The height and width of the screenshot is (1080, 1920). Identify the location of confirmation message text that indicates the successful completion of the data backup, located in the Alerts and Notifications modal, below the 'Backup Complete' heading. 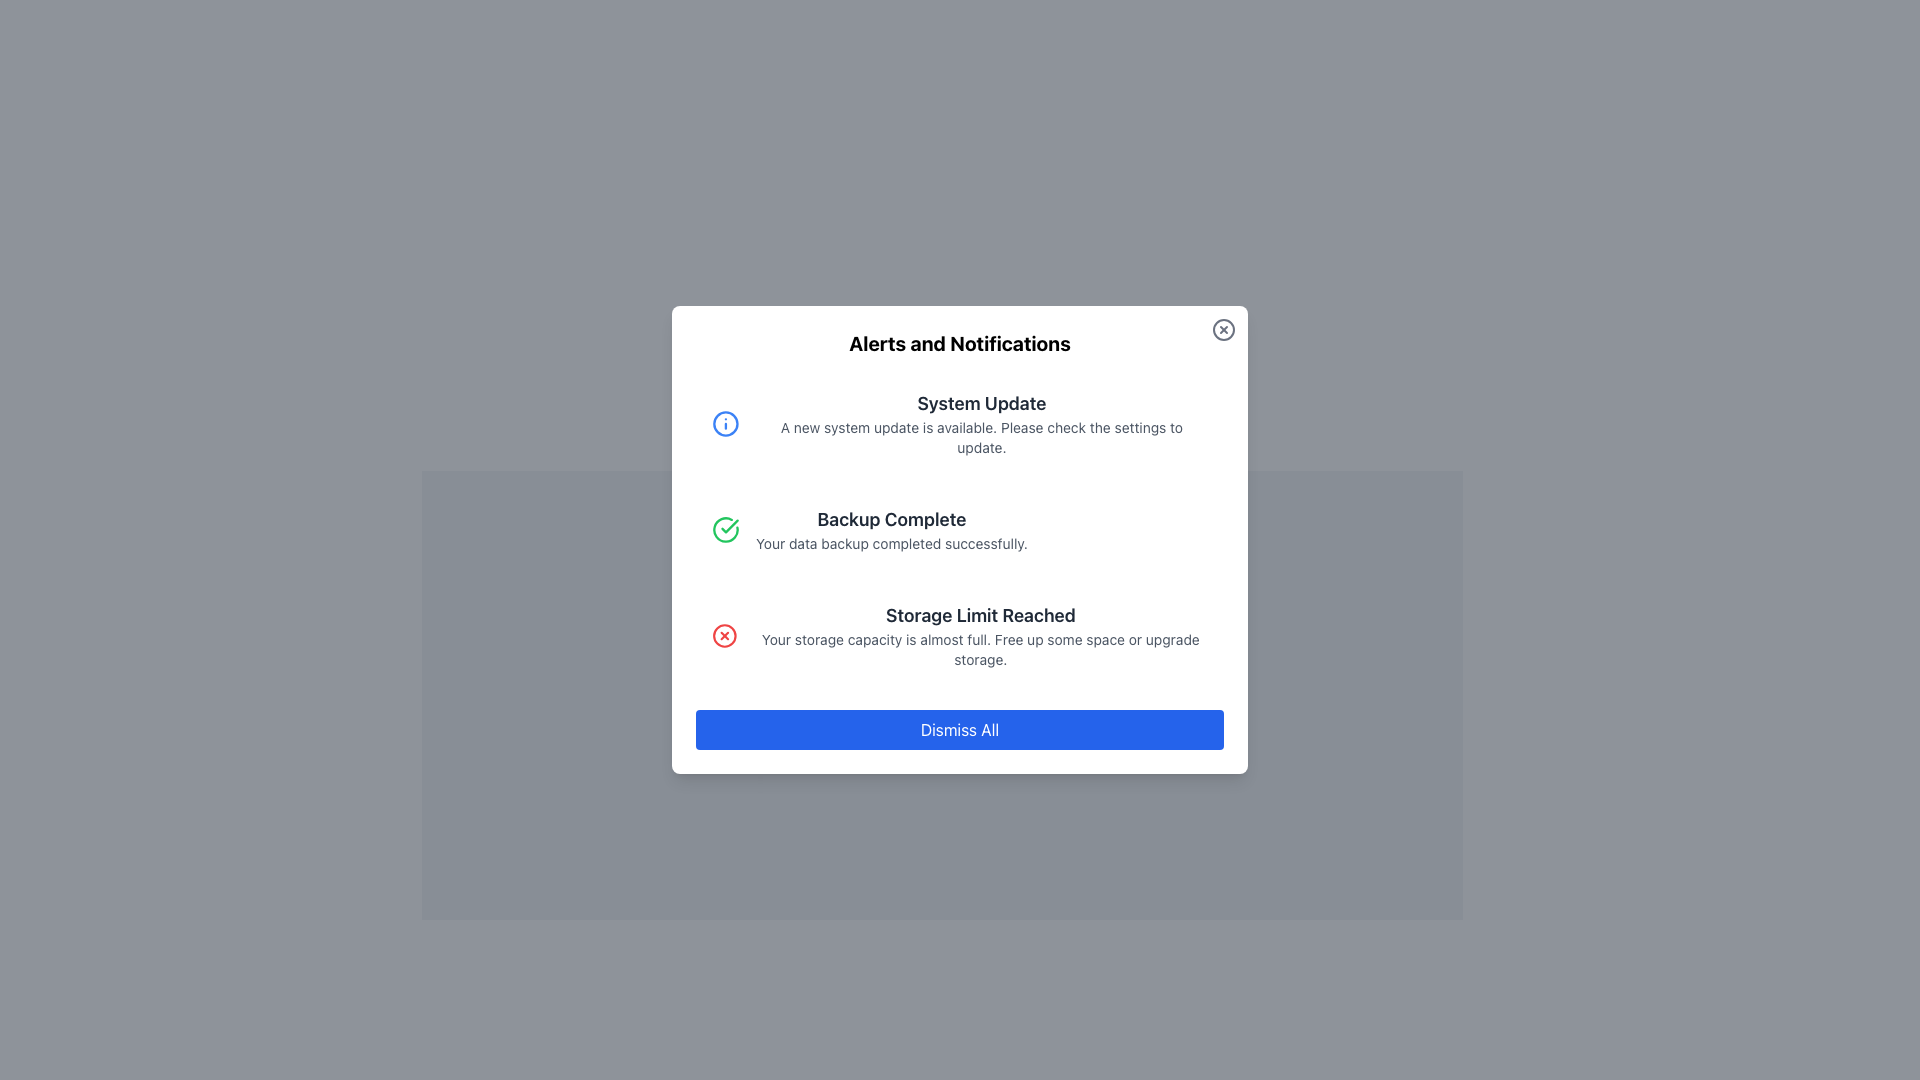
(890, 543).